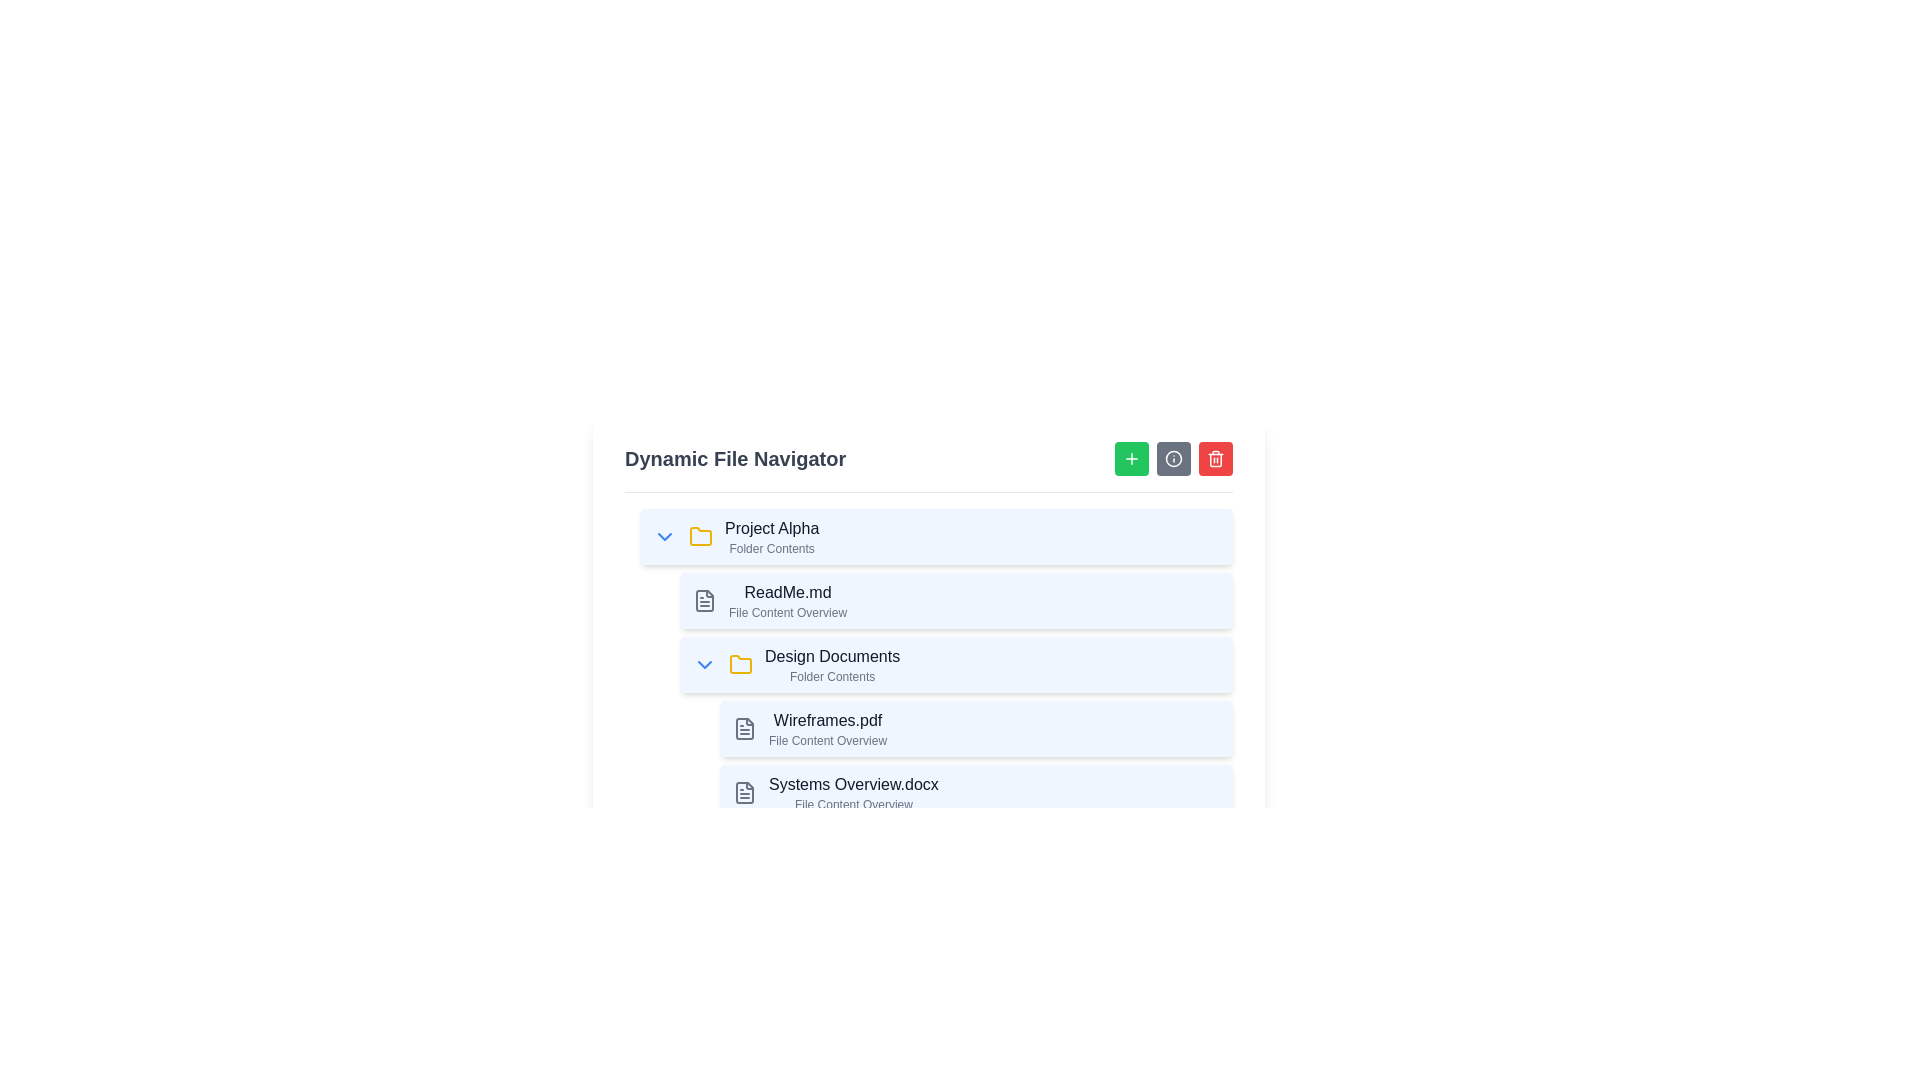 This screenshot has height=1080, width=1920. Describe the element at coordinates (705, 600) in the screenshot. I see `the file icon representing the 'ReadMe.md' text-based file, which is located in the file navigator interface, to the left of the label 'ReadMe.md'` at that location.